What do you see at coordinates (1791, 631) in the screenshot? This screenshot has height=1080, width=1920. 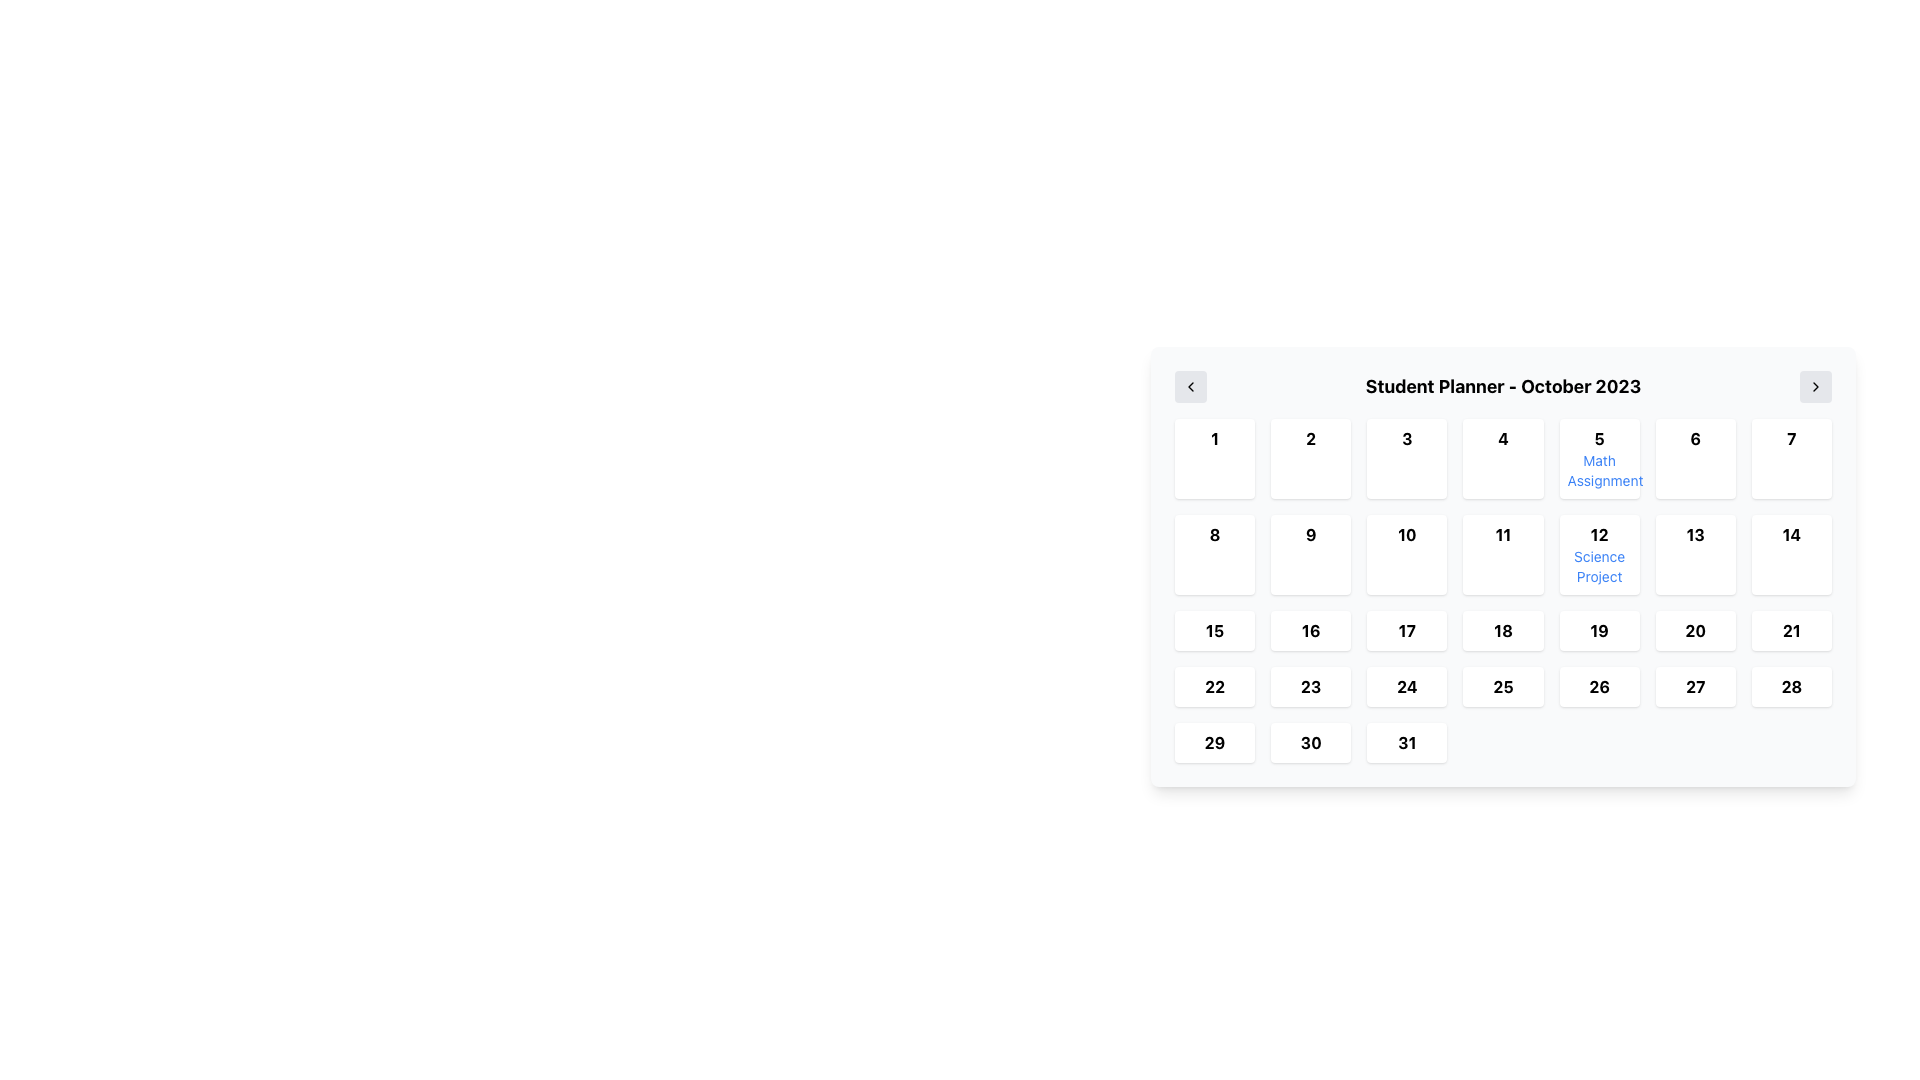 I see `the label representing the 21st day of the month in the calendar view of 'Student Planner - October 2023' for enhanced interaction` at bounding box center [1791, 631].